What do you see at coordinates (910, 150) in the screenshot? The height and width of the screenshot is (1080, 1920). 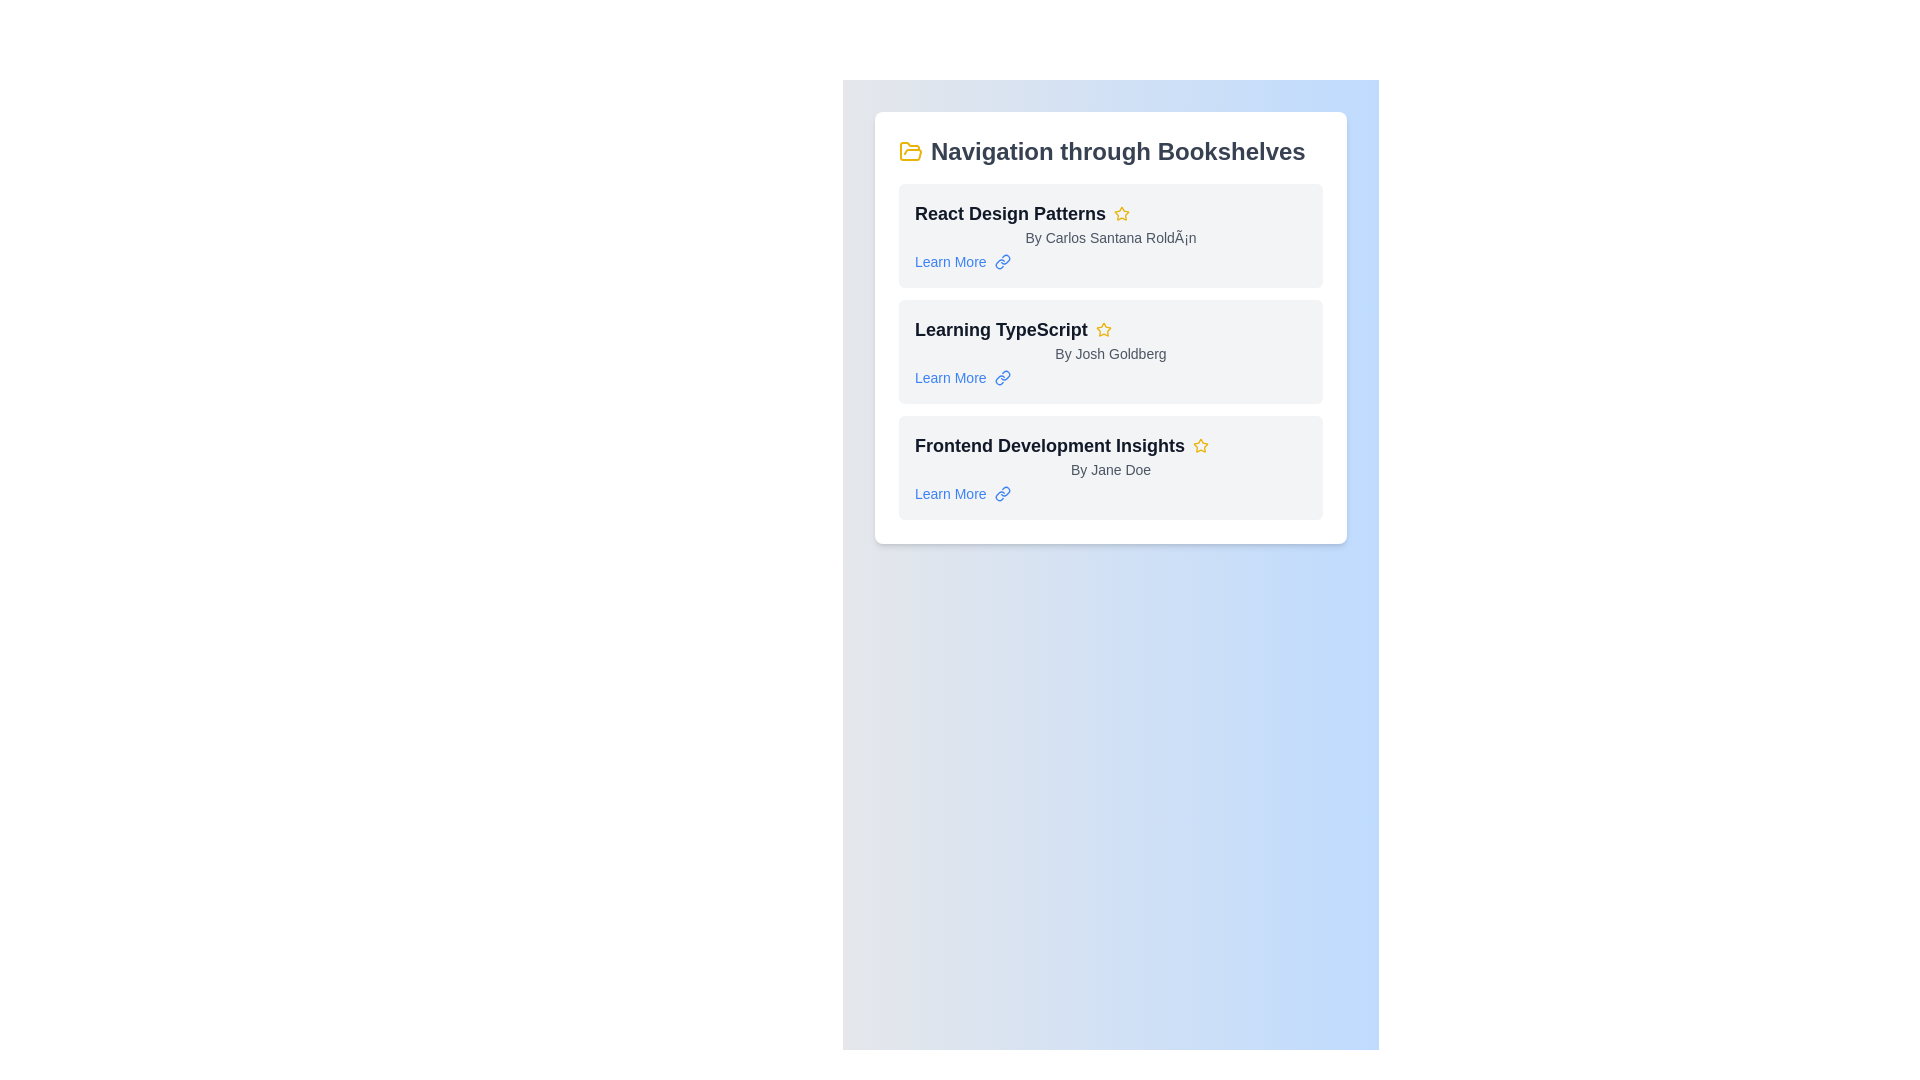 I see `the folder icon with a yellow stroke, positioned to the left of the title 'Navigation through Bookshelves'` at bounding box center [910, 150].